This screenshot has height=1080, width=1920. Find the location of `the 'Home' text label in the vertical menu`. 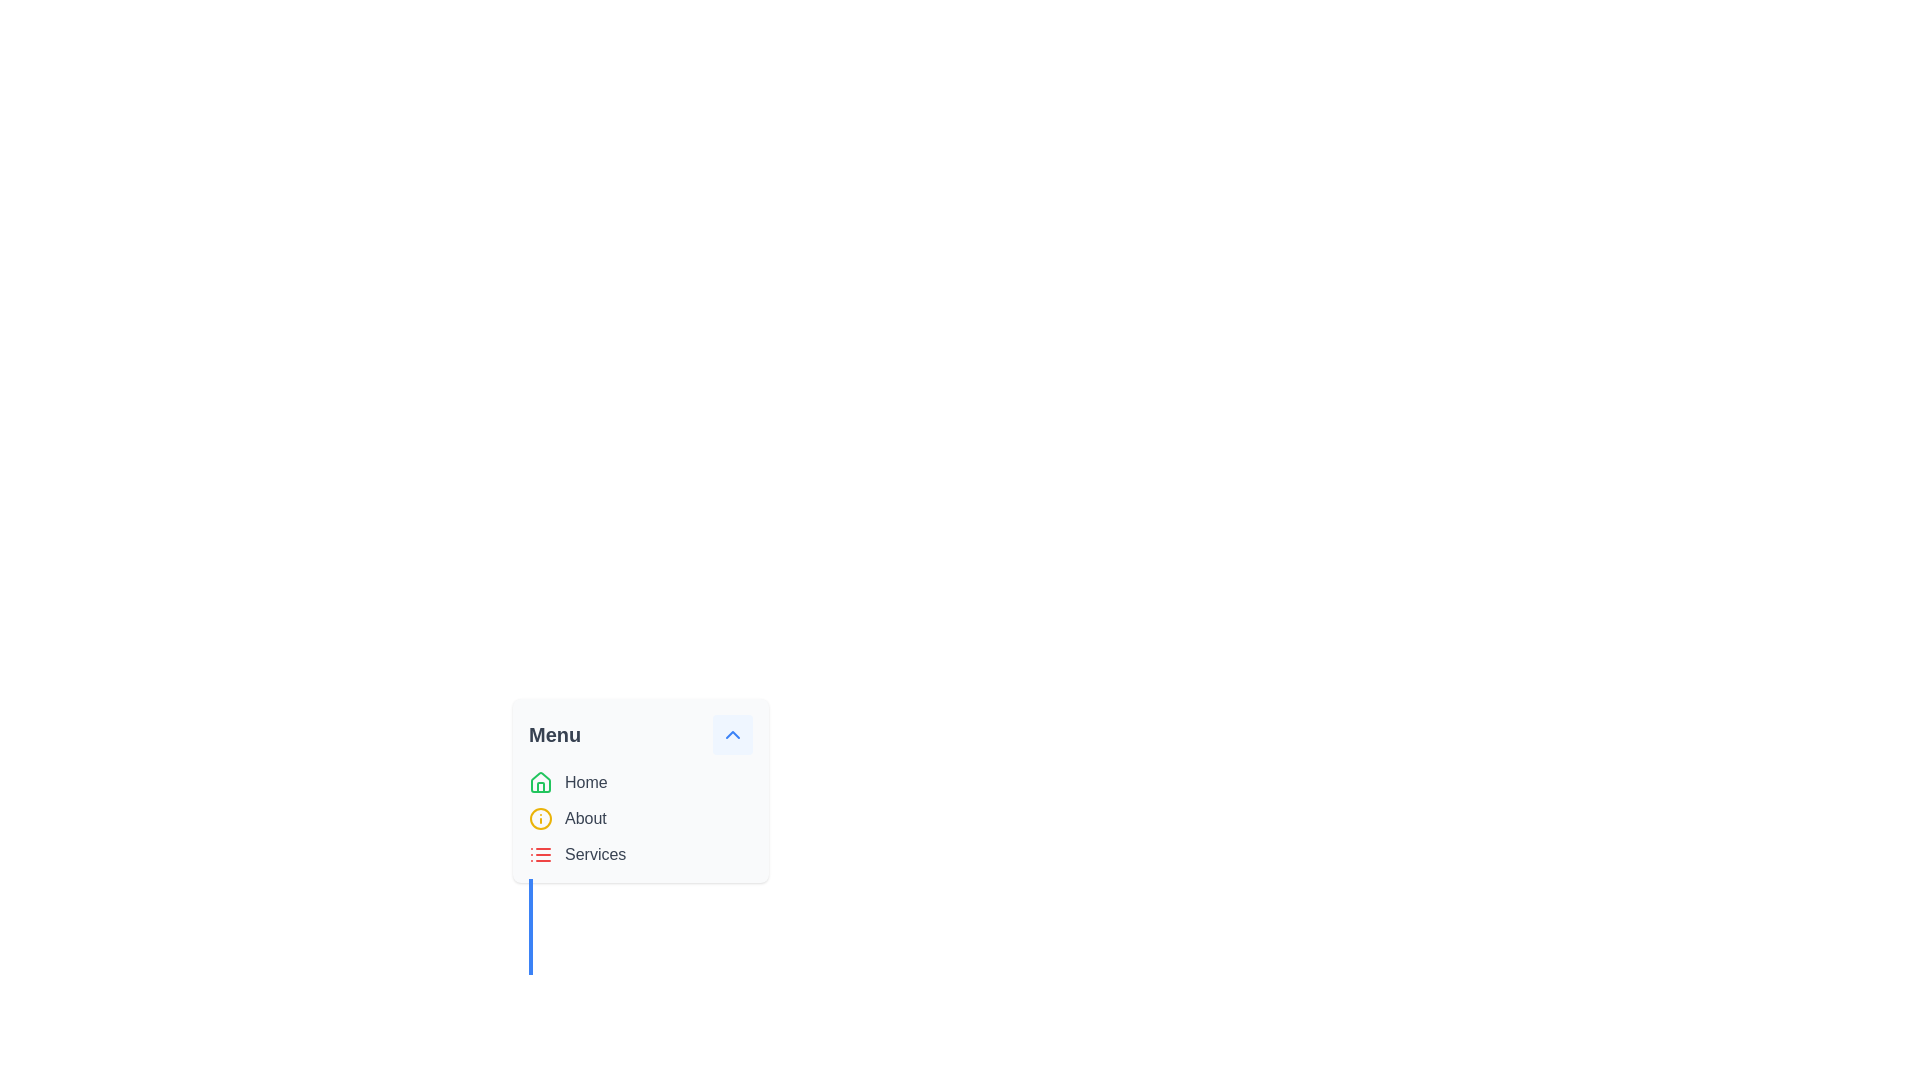

the 'Home' text label in the vertical menu is located at coordinates (585, 782).